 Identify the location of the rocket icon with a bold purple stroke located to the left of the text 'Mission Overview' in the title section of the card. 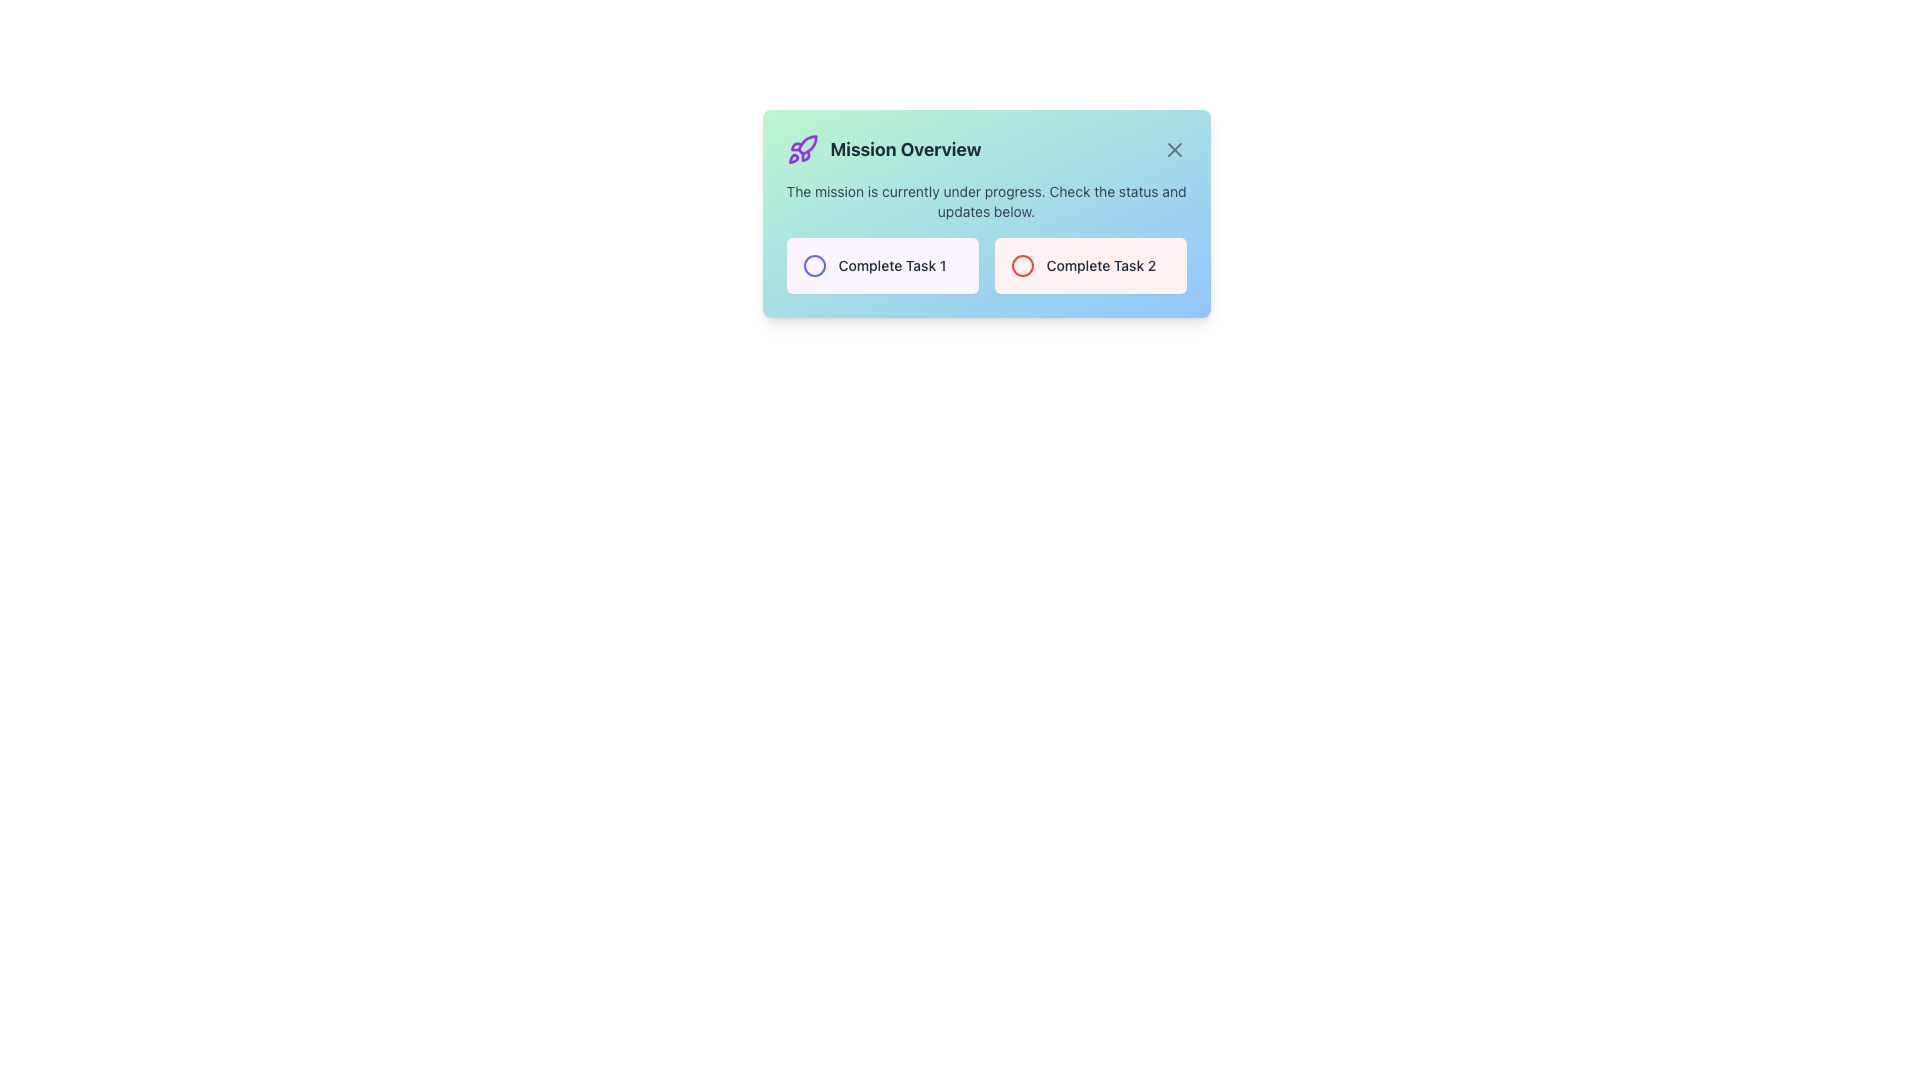
(802, 149).